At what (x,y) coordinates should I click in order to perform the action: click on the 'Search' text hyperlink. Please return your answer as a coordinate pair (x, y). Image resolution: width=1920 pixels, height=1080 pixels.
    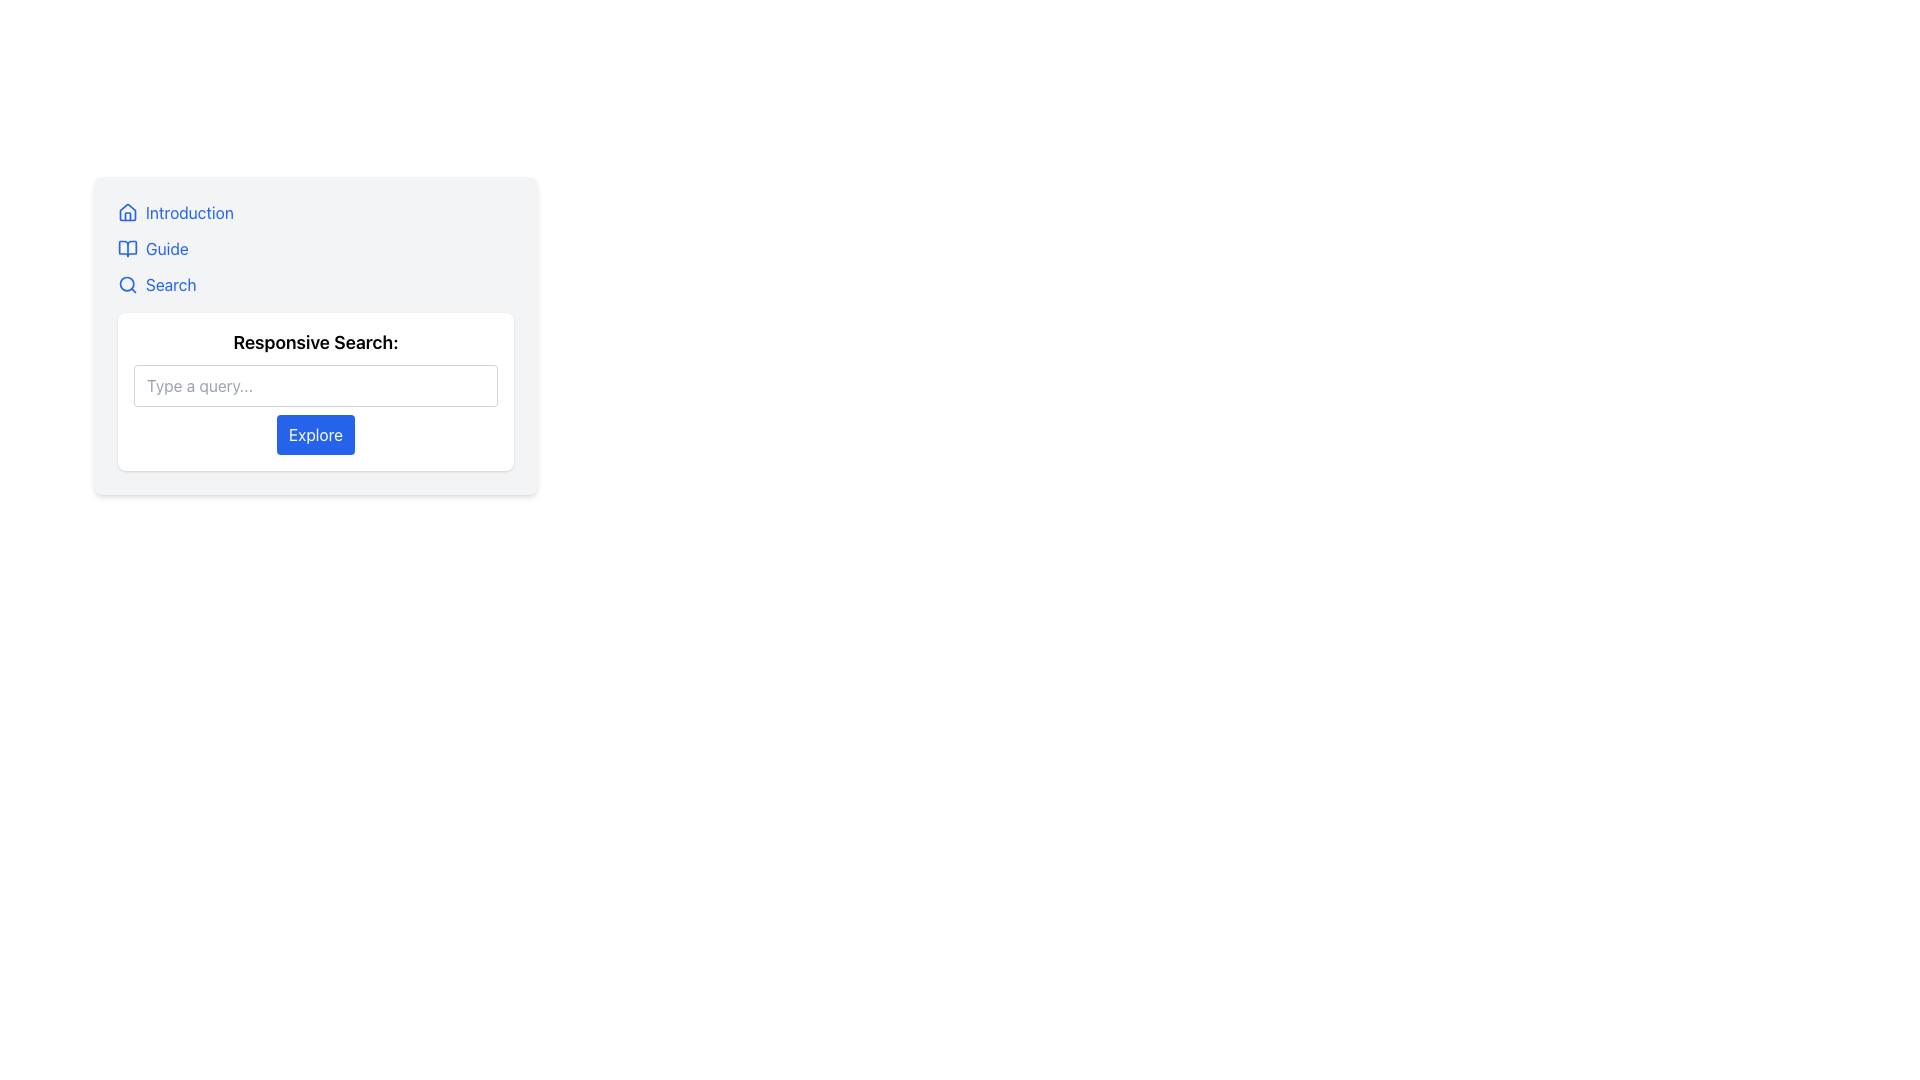
    Looking at the image, I should click on (171, 285).